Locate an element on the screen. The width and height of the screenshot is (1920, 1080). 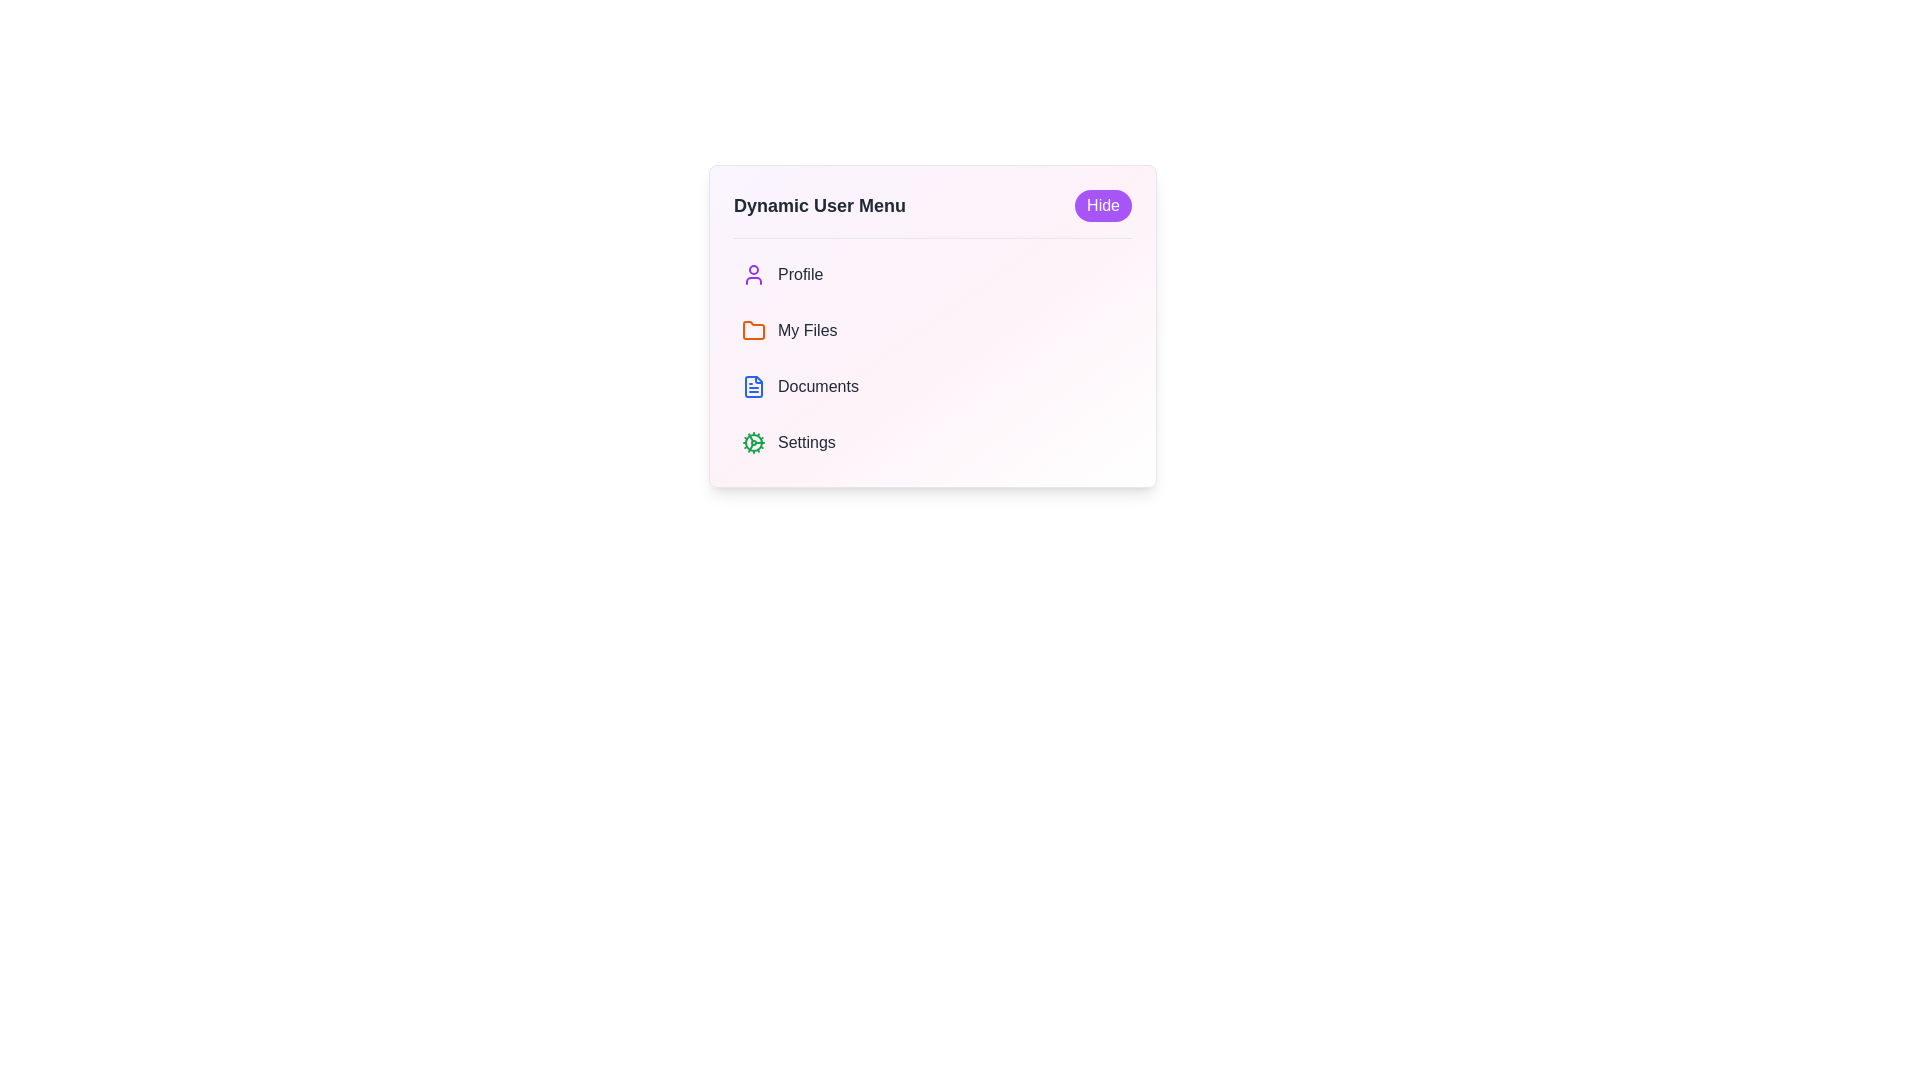
the 'Profile' text label, which is prominently displayed in gray text below the 'Dynamic User Menu' heading is located at coordinates (800, 274).